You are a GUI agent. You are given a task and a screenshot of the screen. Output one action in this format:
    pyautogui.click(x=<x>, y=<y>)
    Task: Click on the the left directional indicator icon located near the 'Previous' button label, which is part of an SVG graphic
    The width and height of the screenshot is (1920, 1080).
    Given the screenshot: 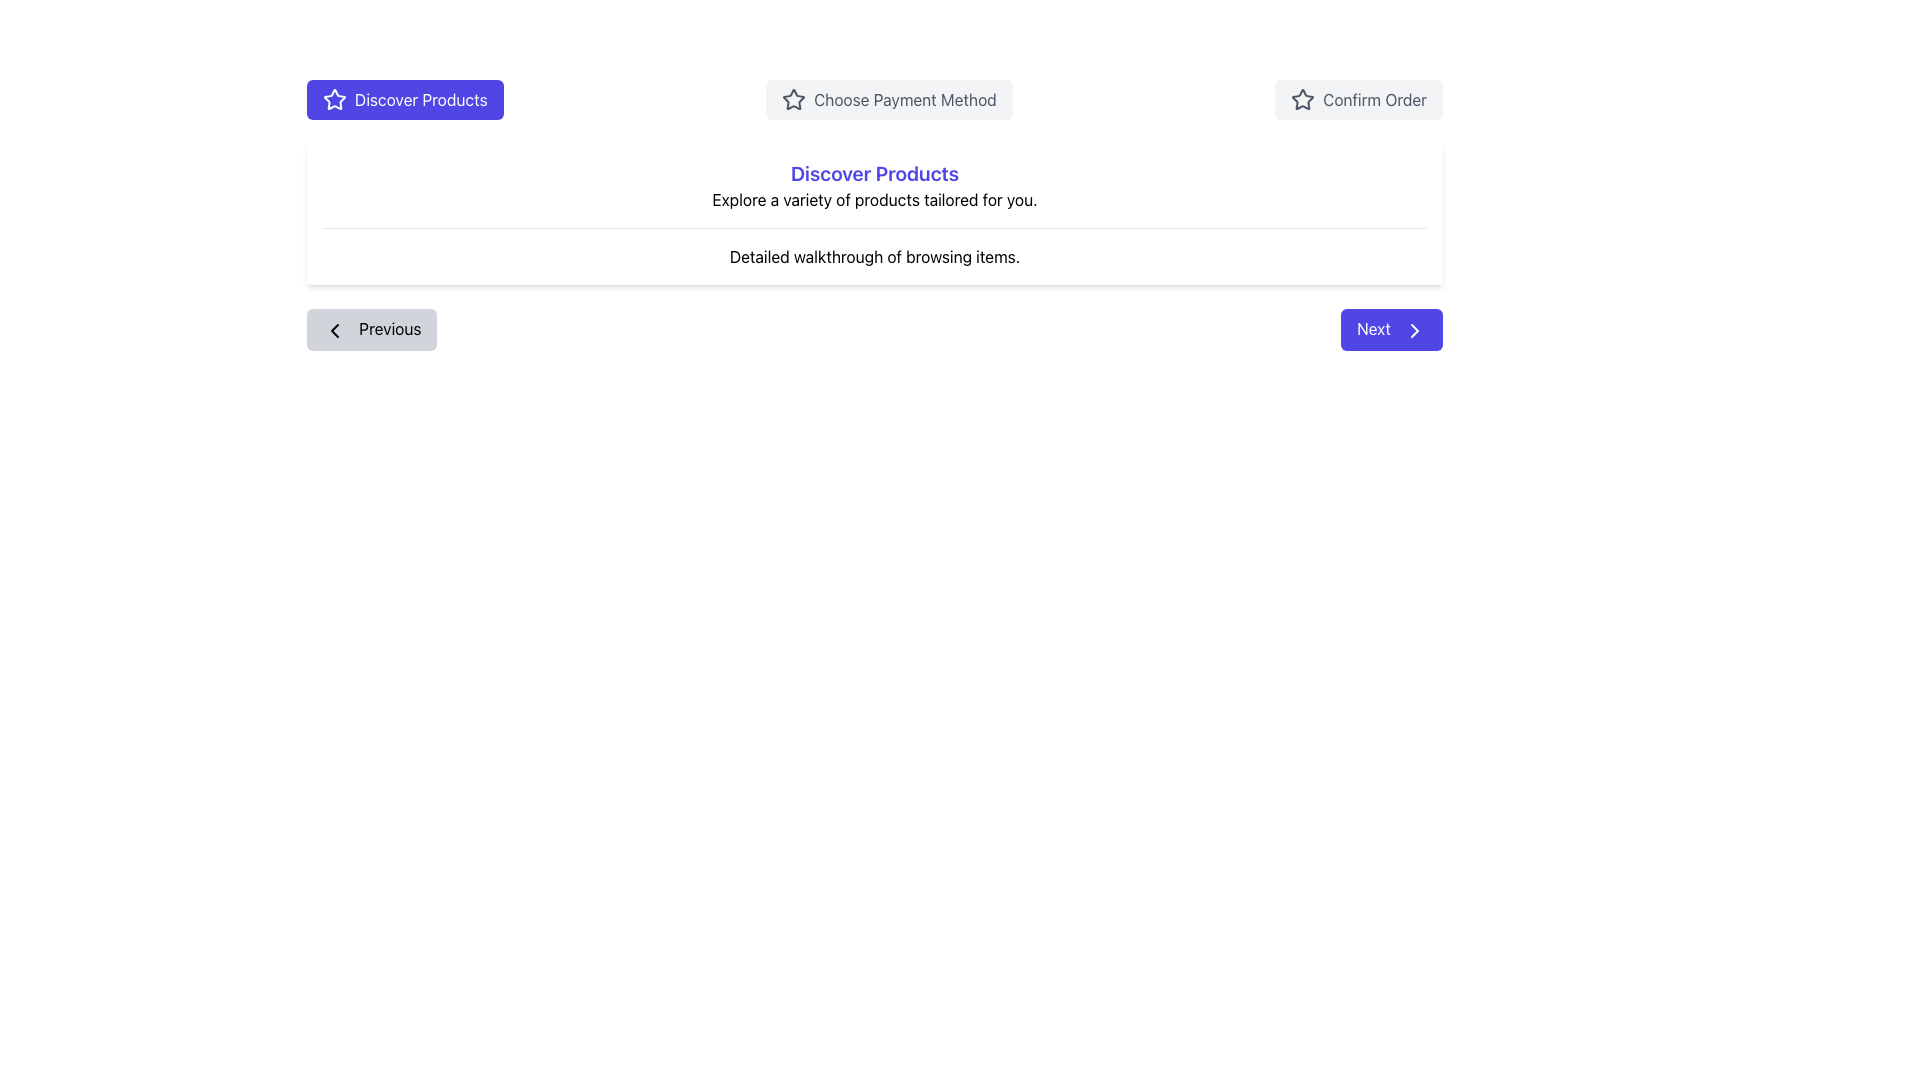 What is the action you would take?
    pyautogui.click(x=335, y=329)
    